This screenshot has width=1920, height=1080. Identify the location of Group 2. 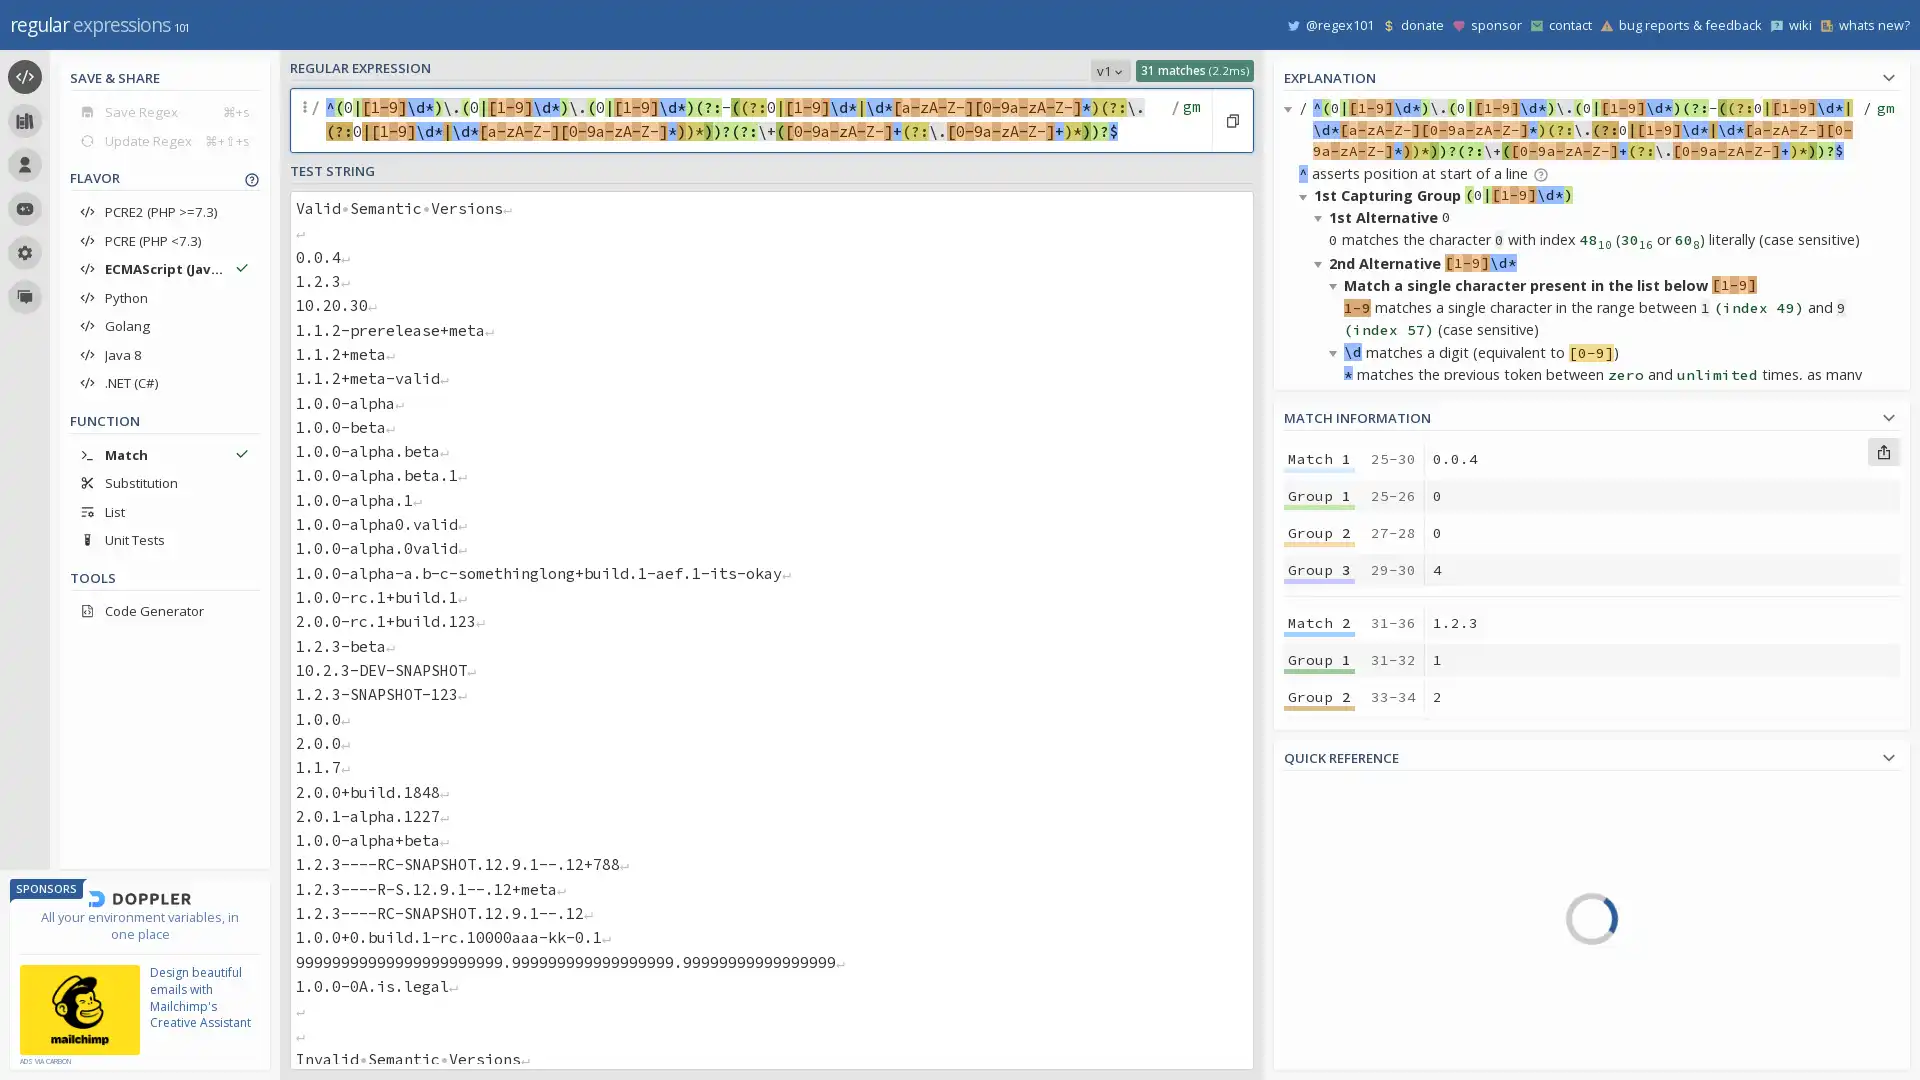
(1319, 1025).